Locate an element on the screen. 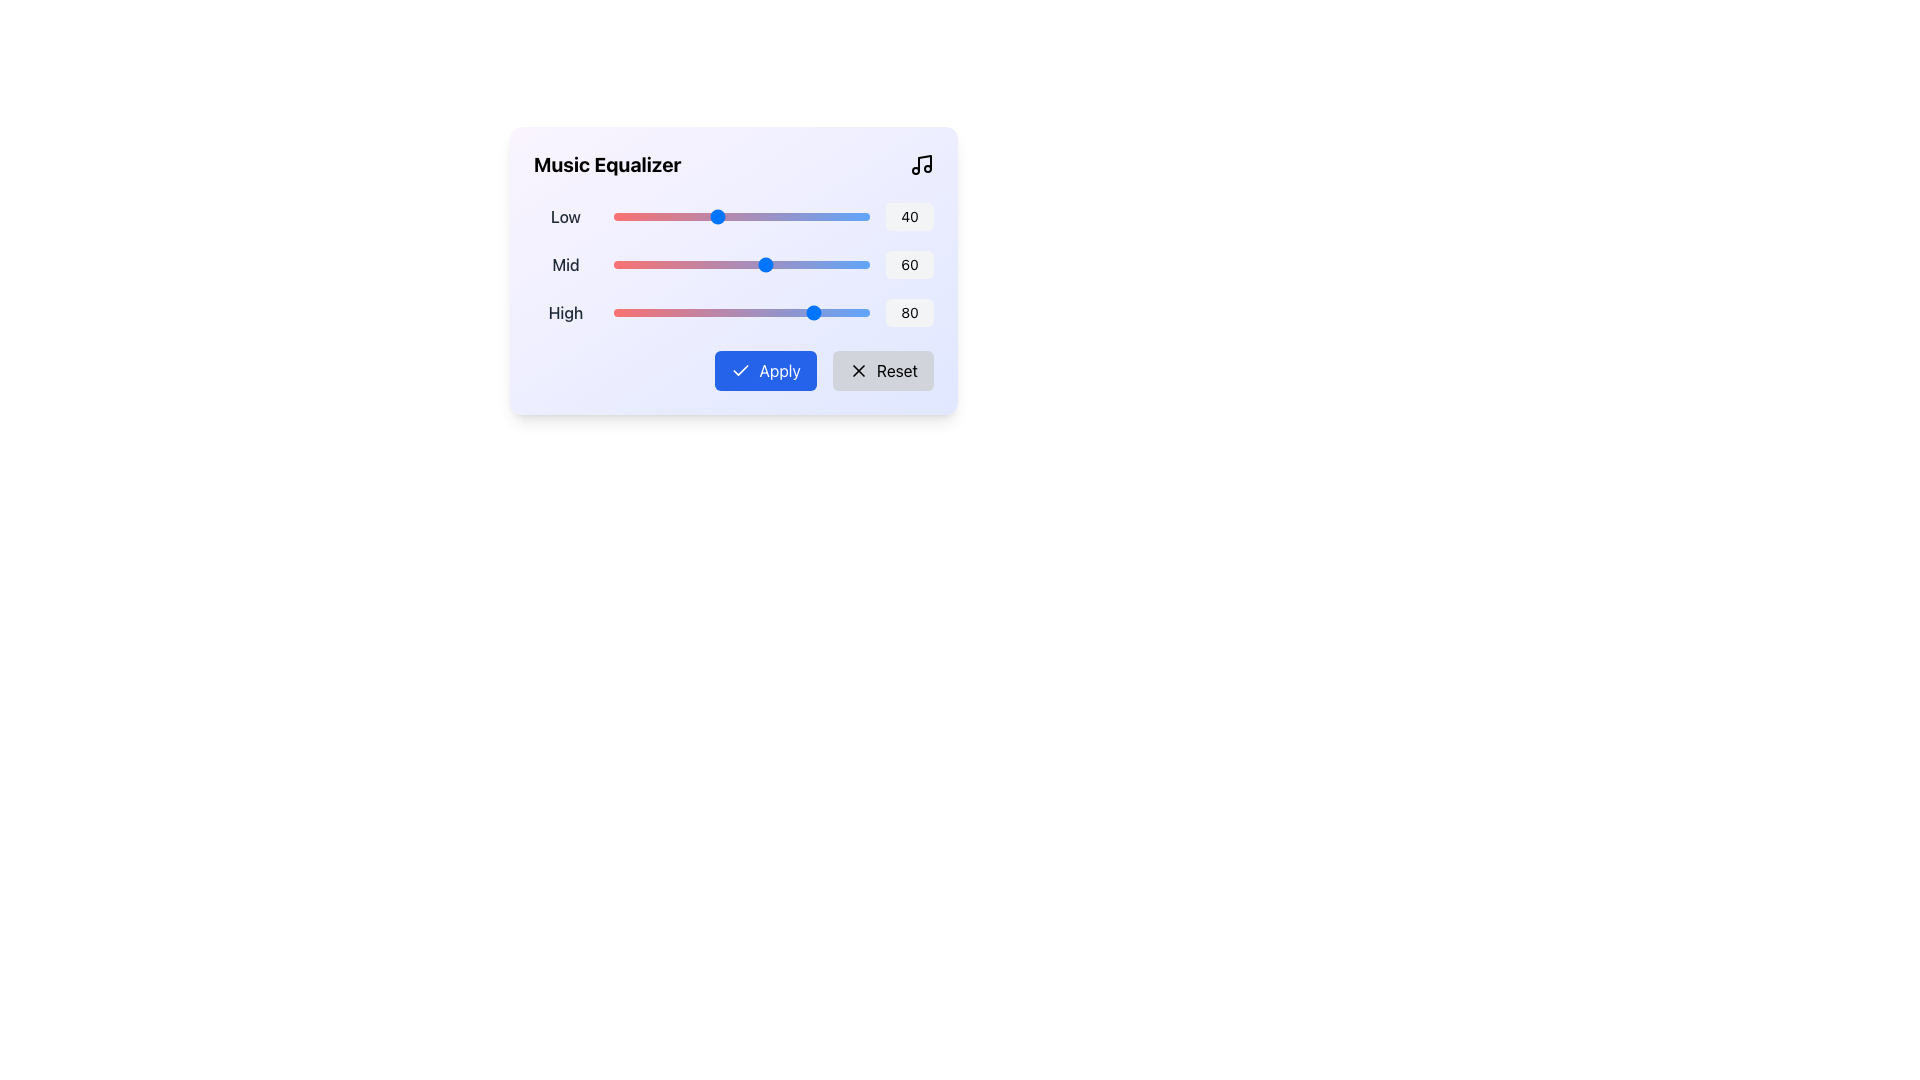 The height and width of the screenshot is (1080, 1920). the low equalizer slider is located at coordinates (831, 216).